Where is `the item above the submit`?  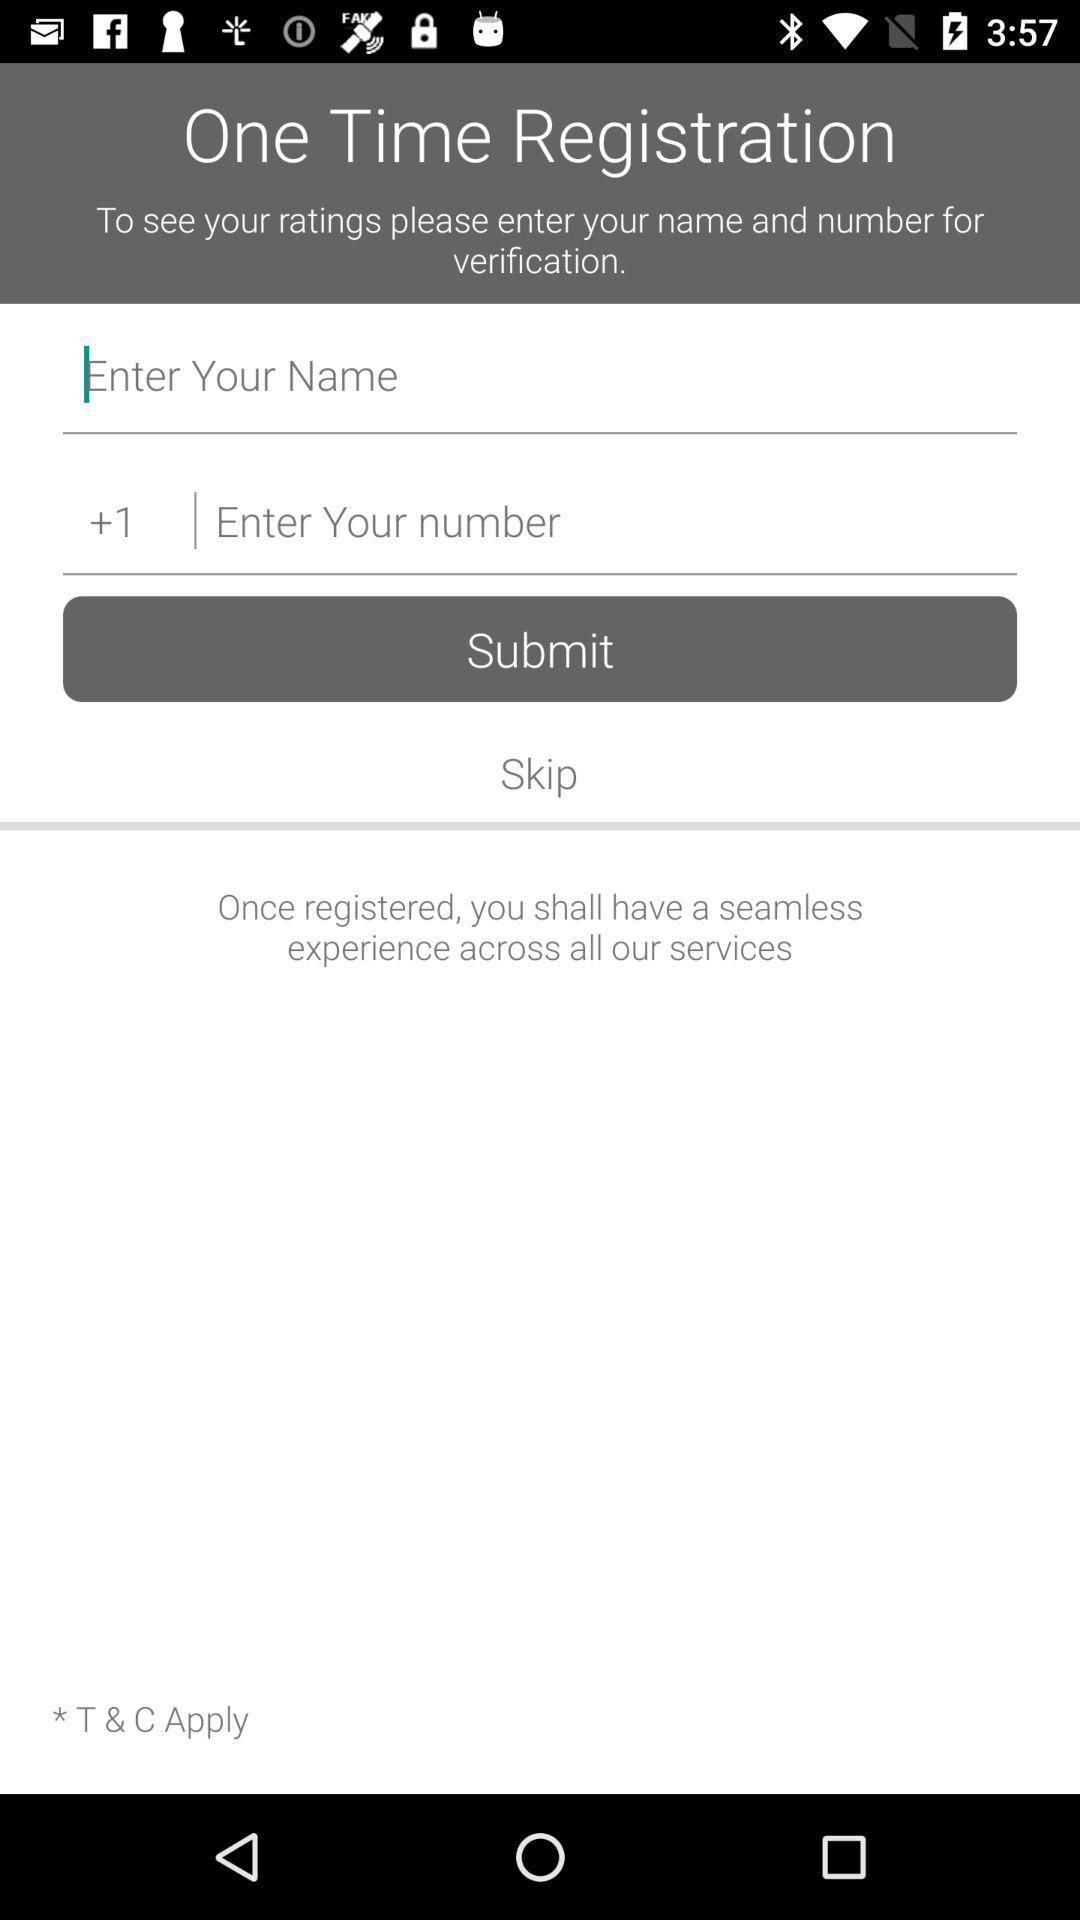 the item above the submit is located at coordinates (604, 520).